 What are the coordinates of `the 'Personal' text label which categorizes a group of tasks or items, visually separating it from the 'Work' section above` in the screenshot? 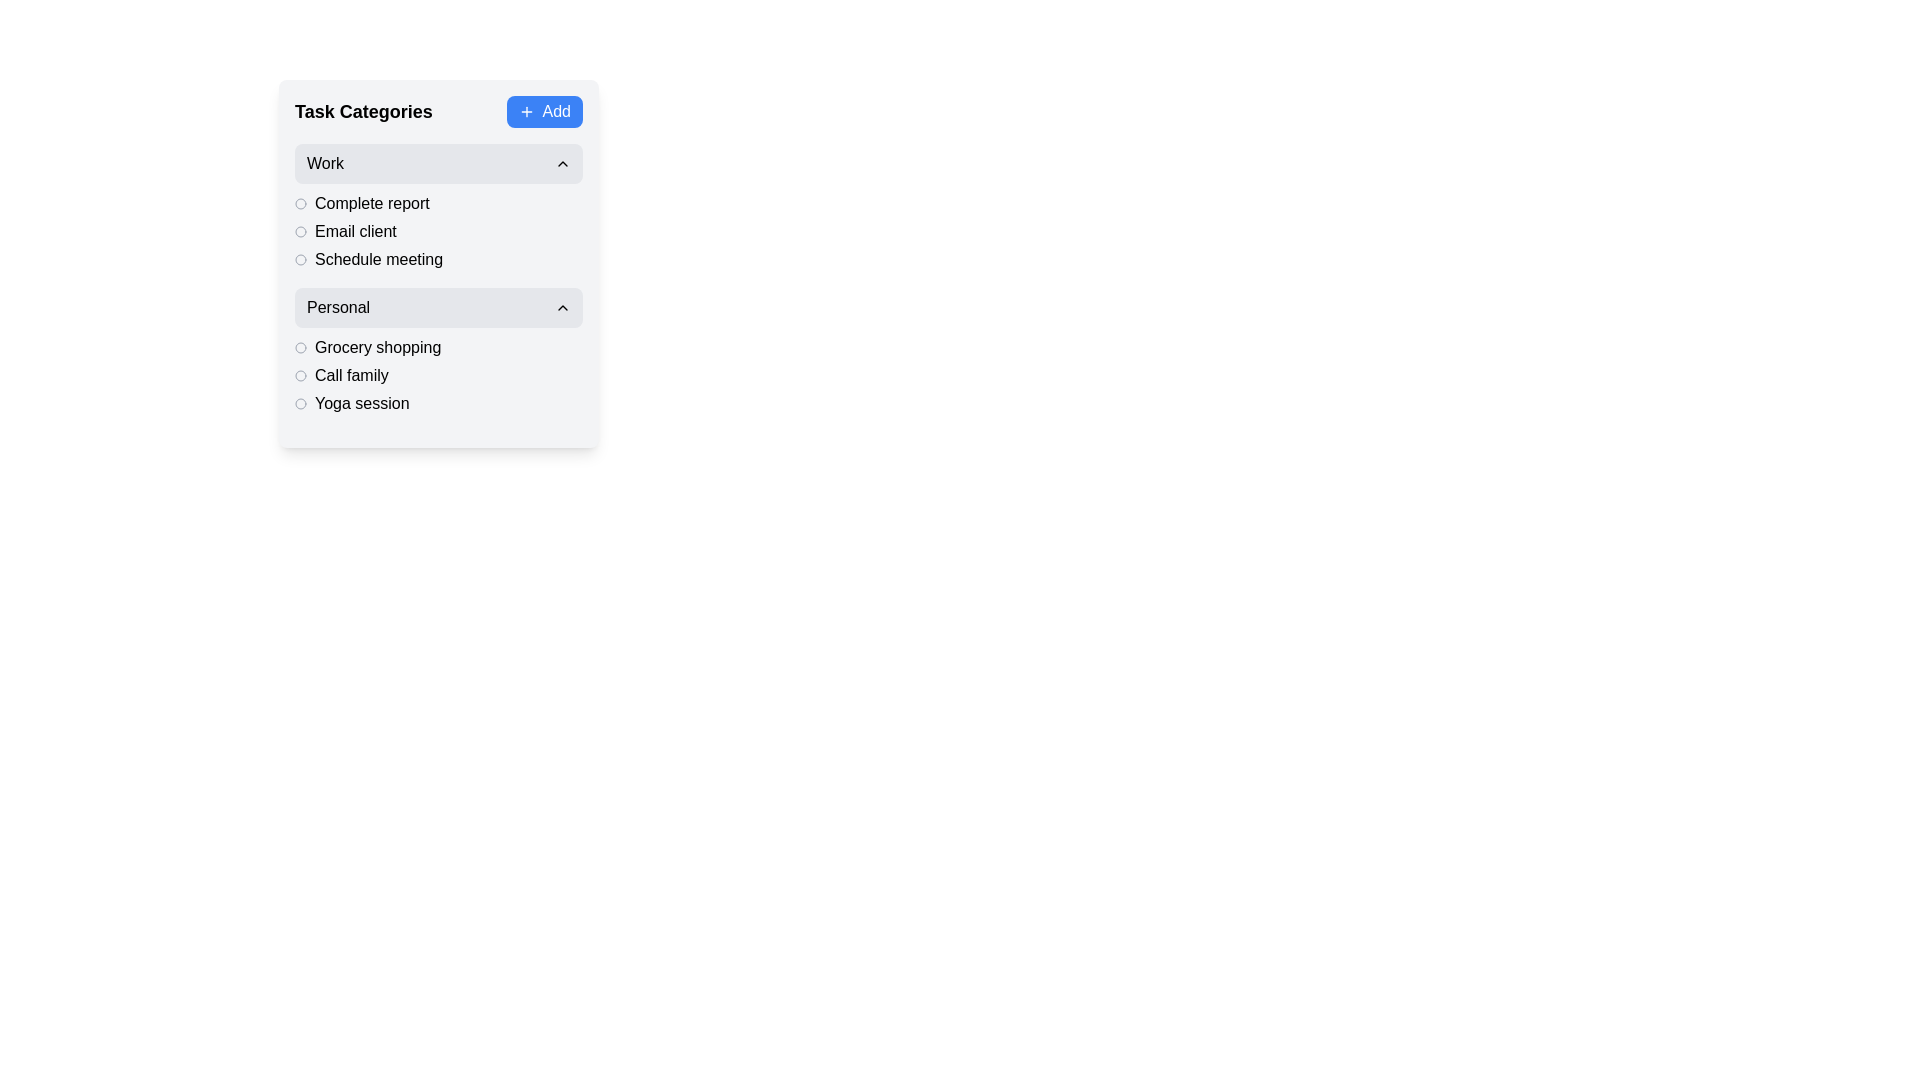 It's located at (338, 308).